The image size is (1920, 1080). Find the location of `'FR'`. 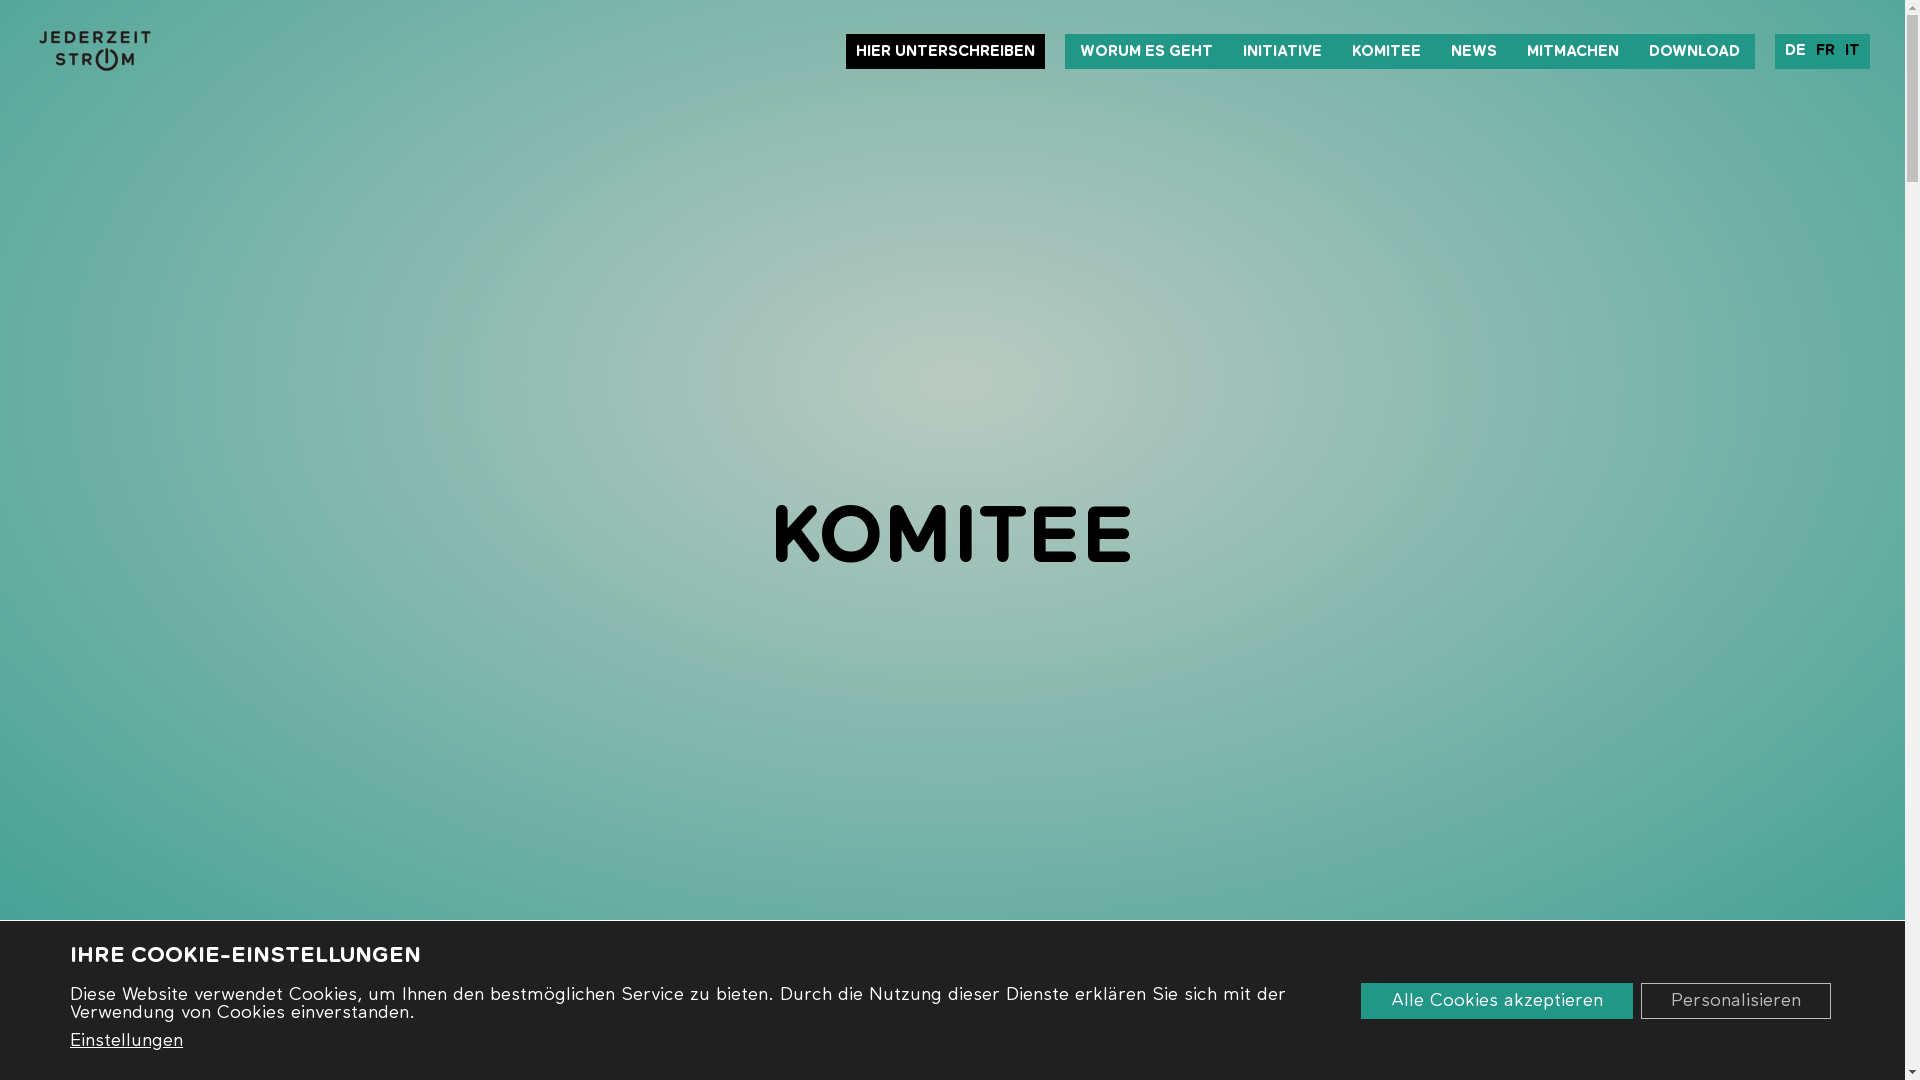

'FR' is located at coordinates (1810, 49).